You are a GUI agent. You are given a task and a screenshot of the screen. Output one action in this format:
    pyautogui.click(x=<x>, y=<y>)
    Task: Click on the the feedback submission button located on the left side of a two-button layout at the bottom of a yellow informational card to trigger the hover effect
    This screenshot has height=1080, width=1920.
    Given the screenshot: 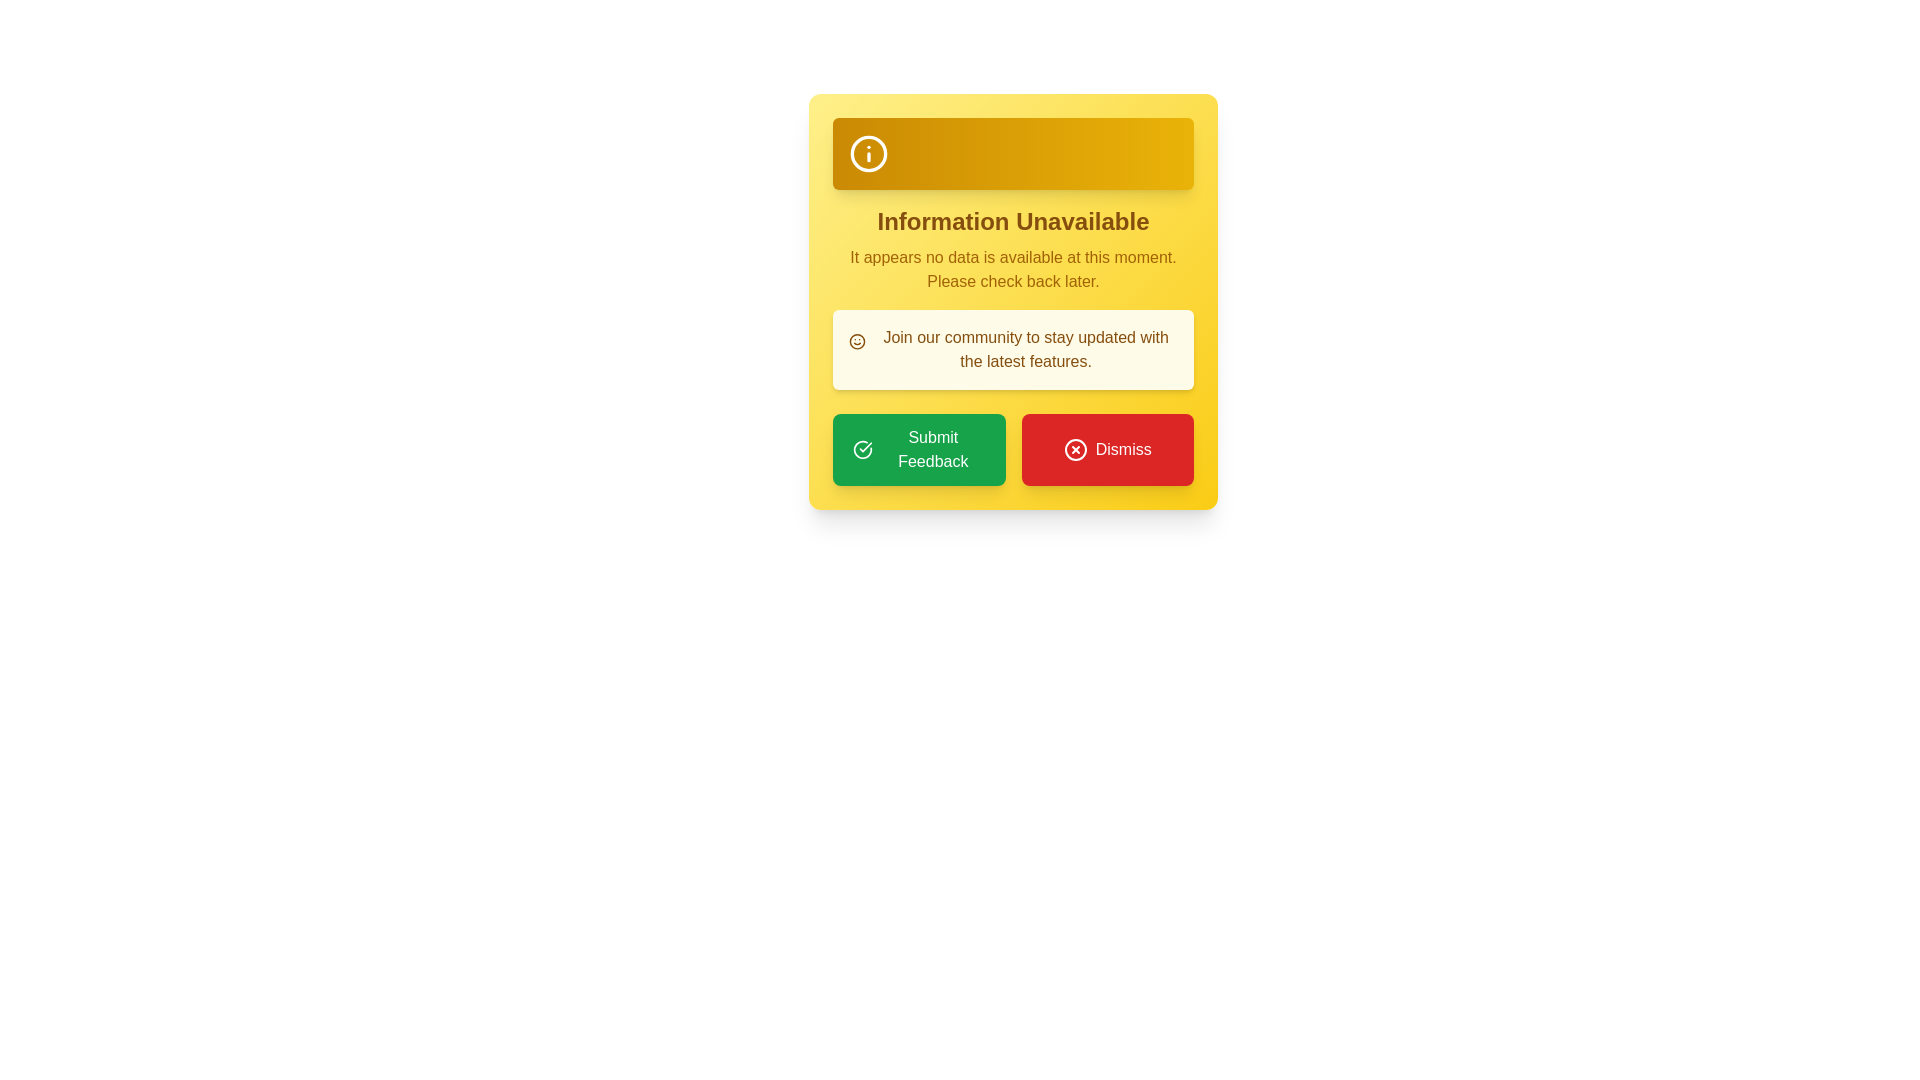 What is the action you would take?
    pyautogui.click(x=918, y=450)
    